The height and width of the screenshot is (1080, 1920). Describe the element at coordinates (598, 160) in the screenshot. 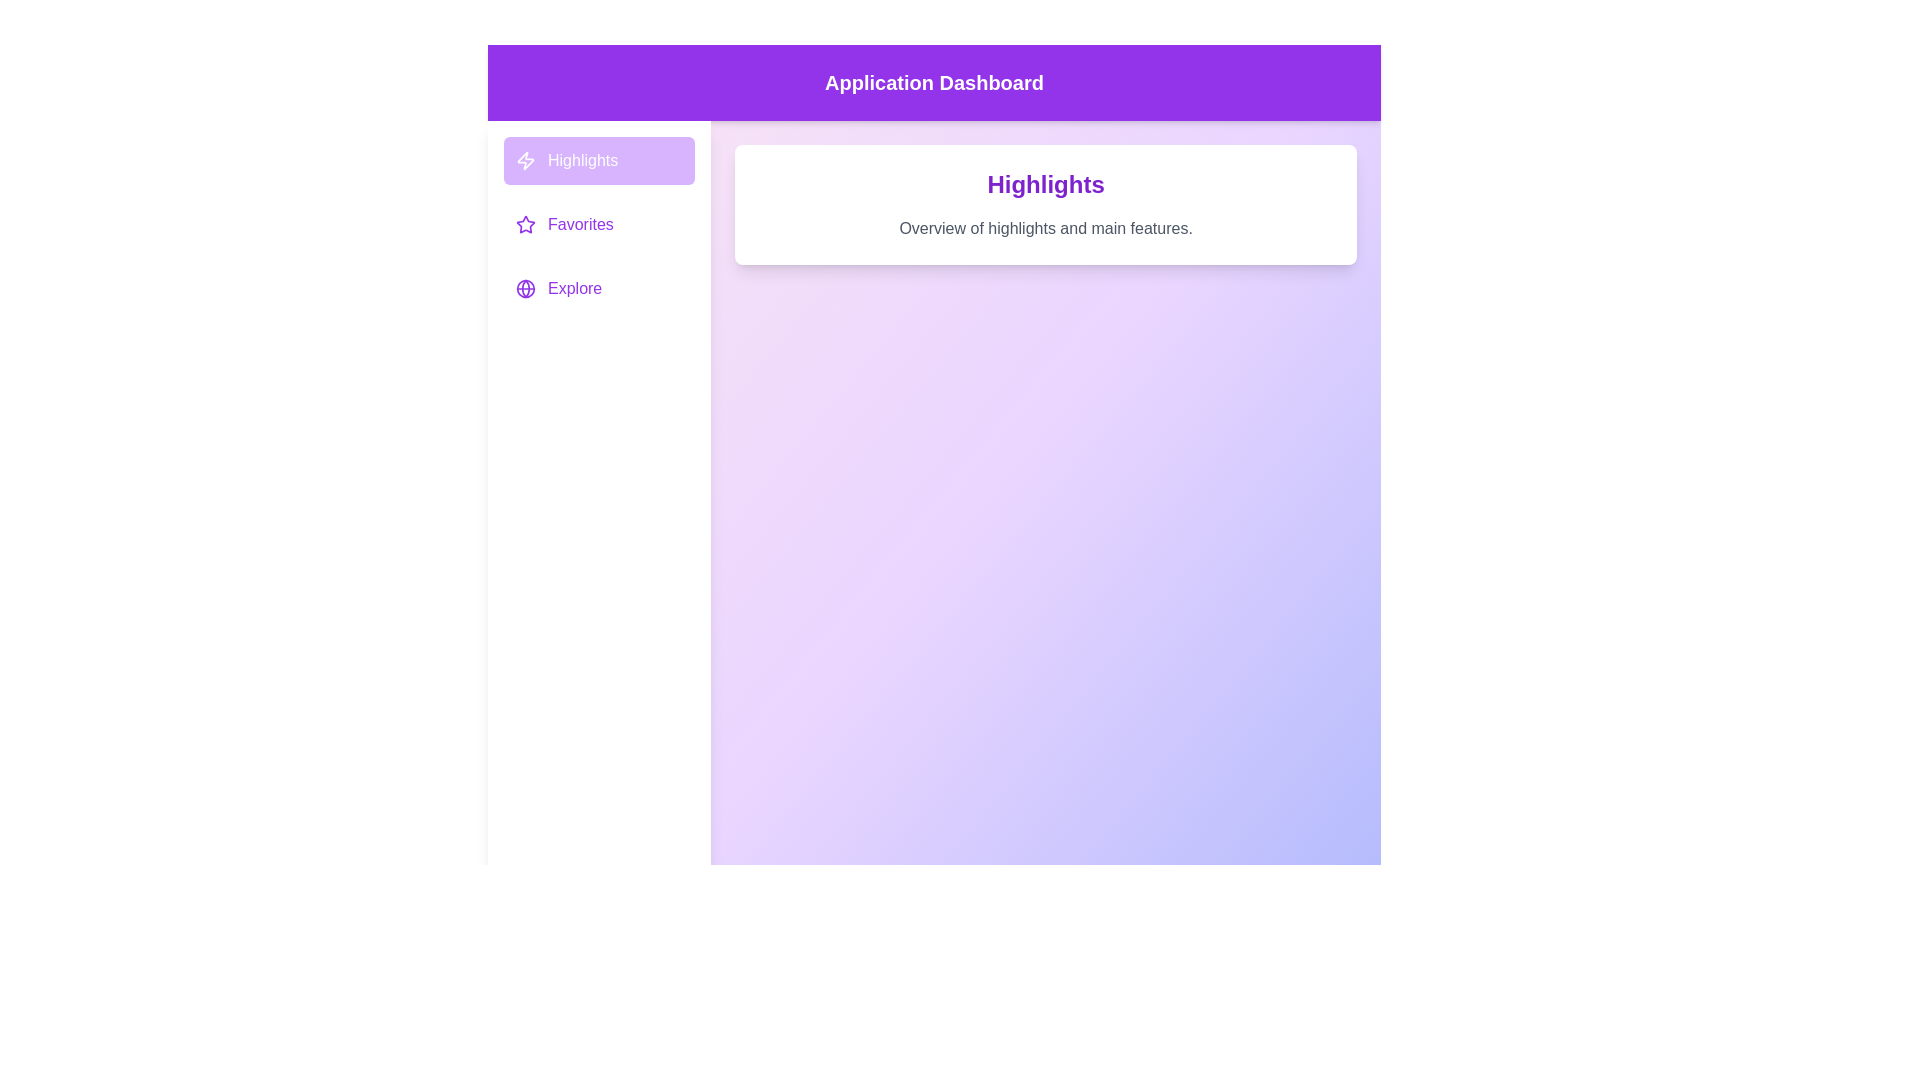

I see `the menu item Highlights to view its corresponding content` at that location.